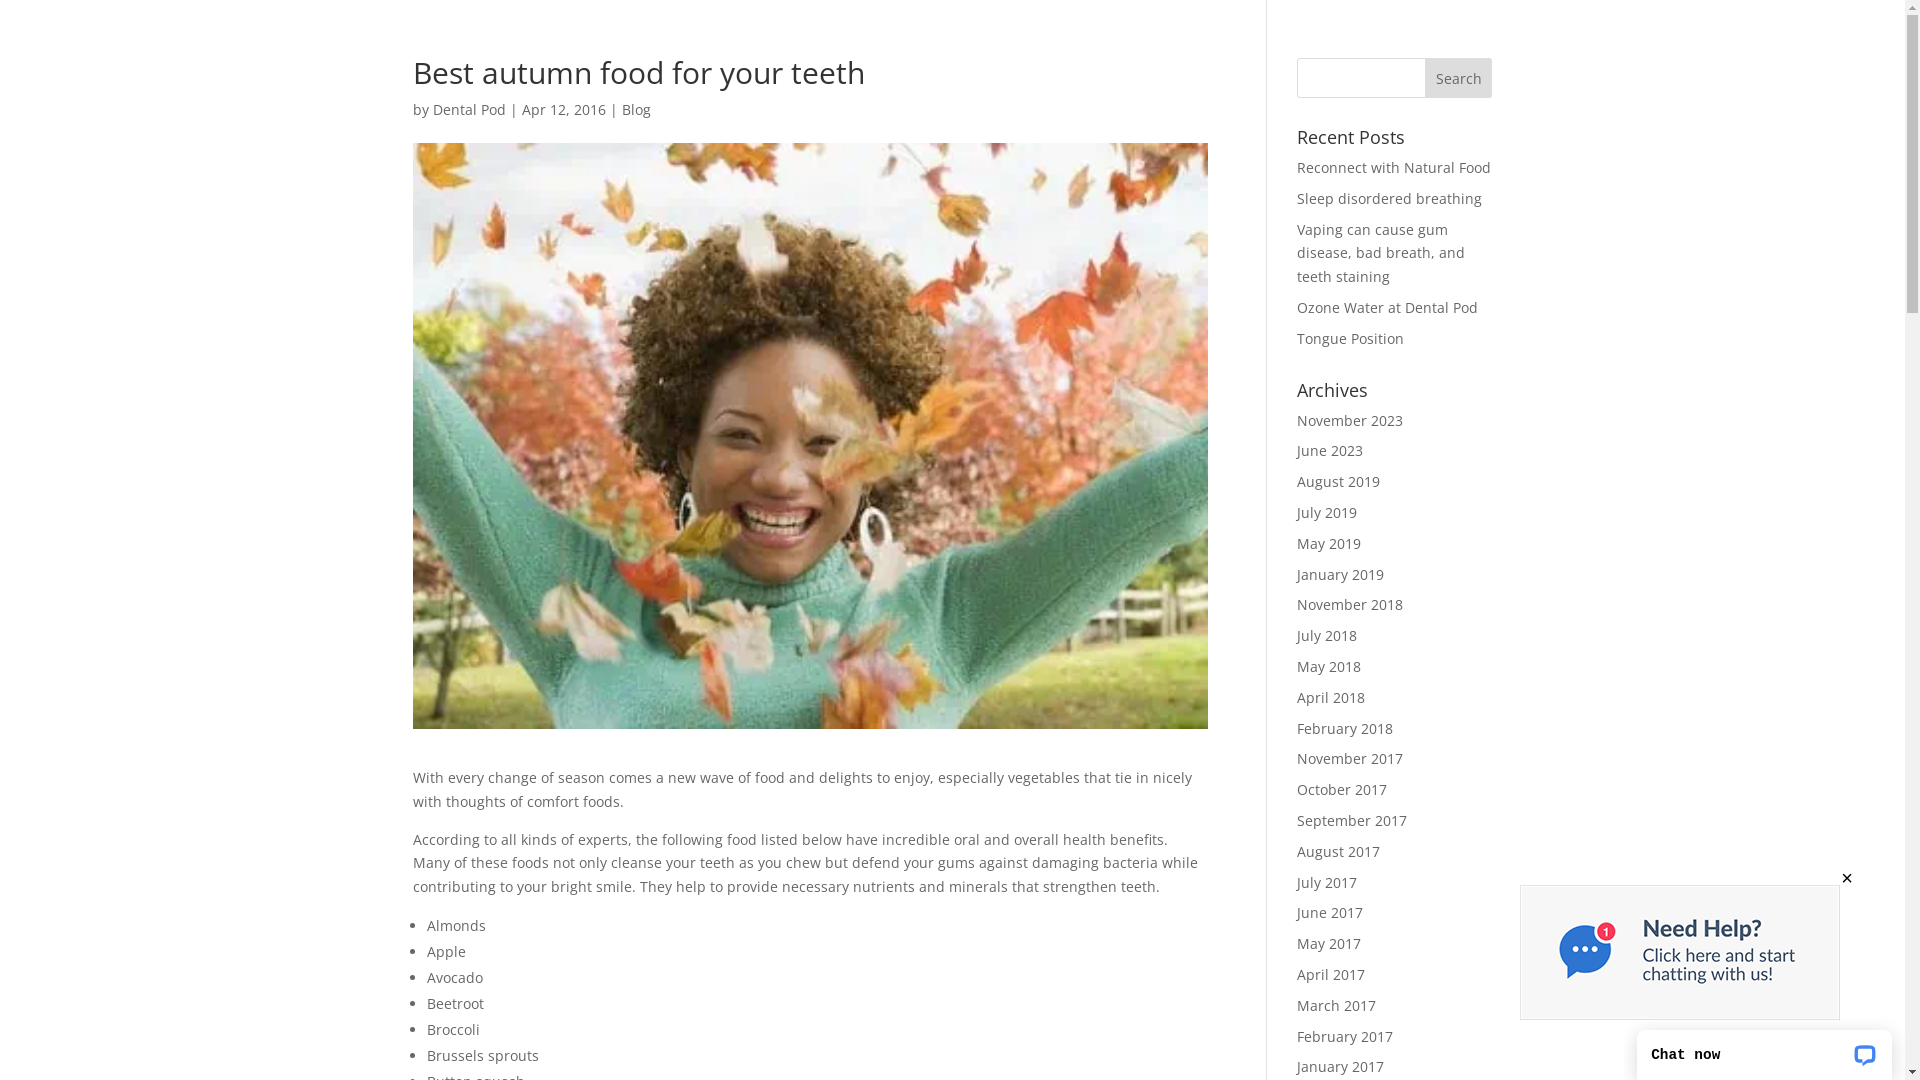 The height and width of the screenshot is (1080, 1920). I want to click on 'Sleep disordered breathing', so click(1388, 198).